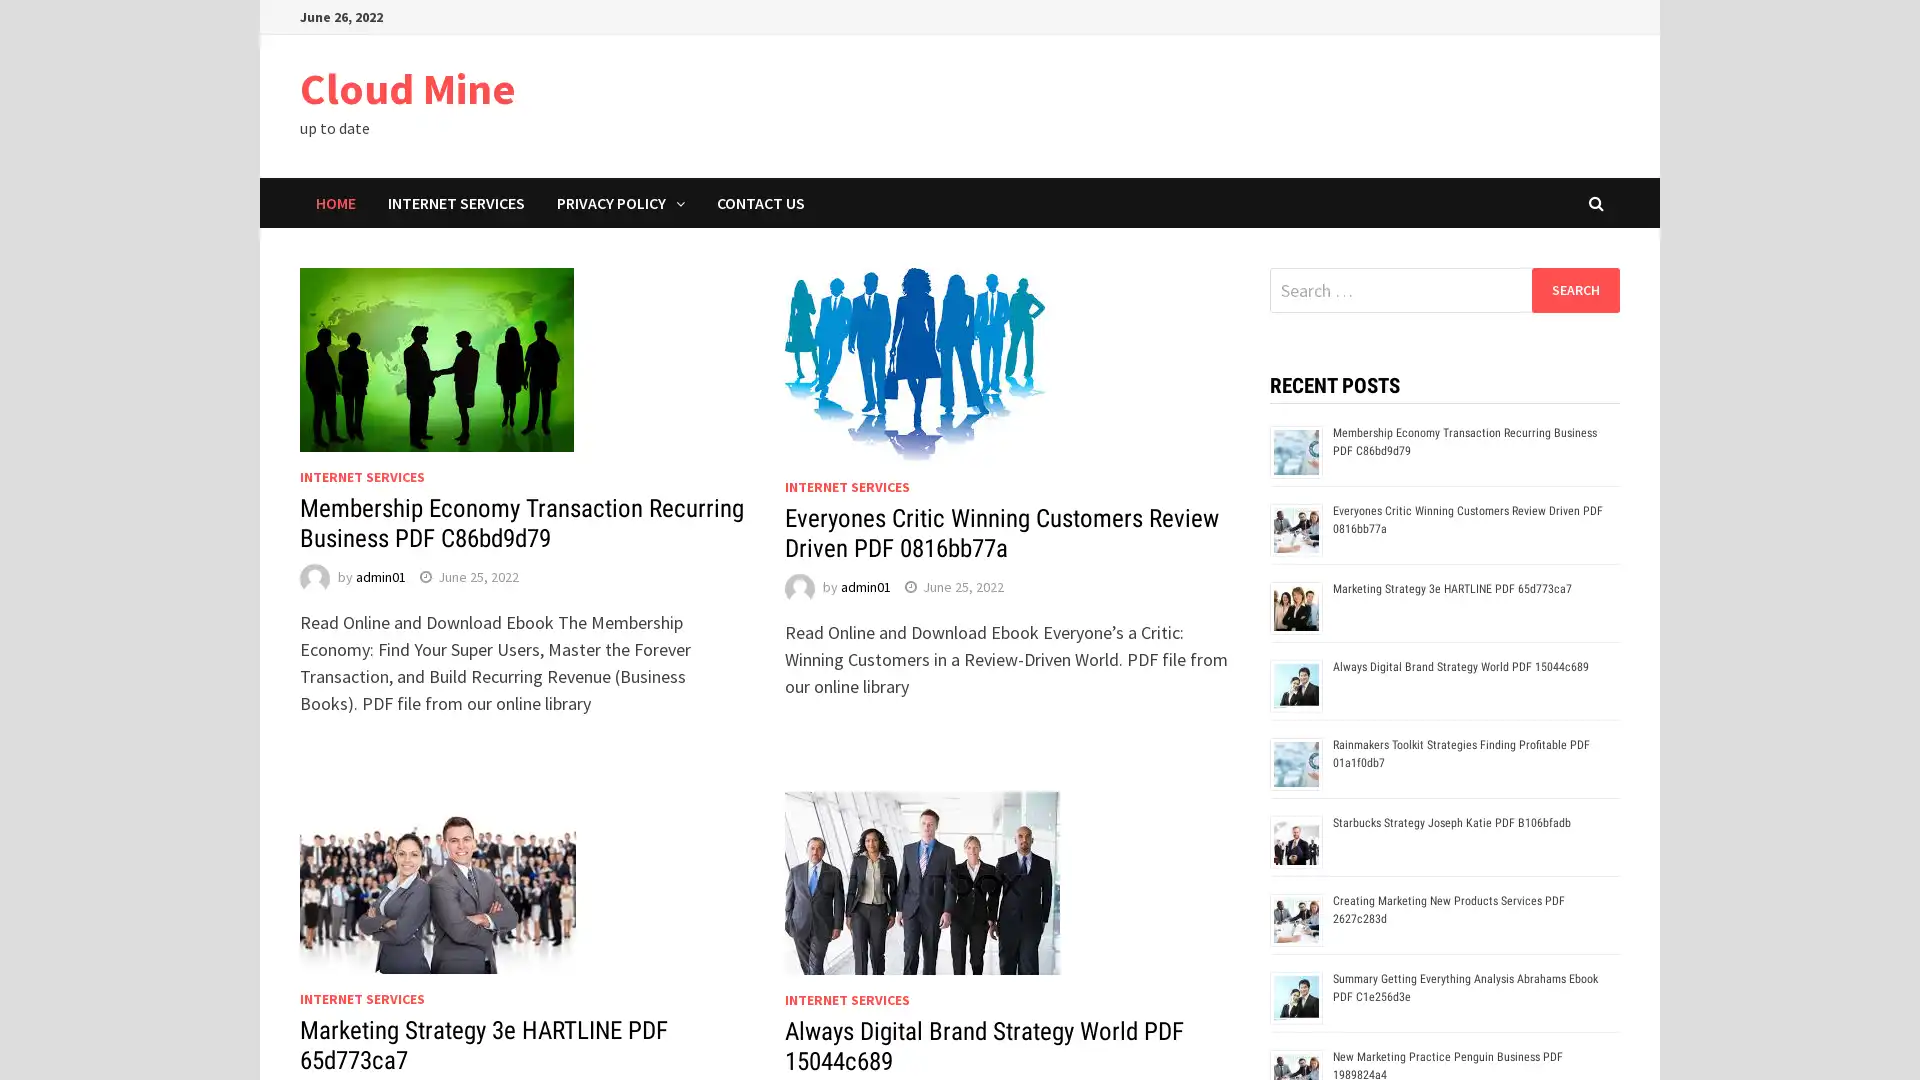 This screenshot has width=1920, height=1080. I want to click on Search, so click(1574, 289).